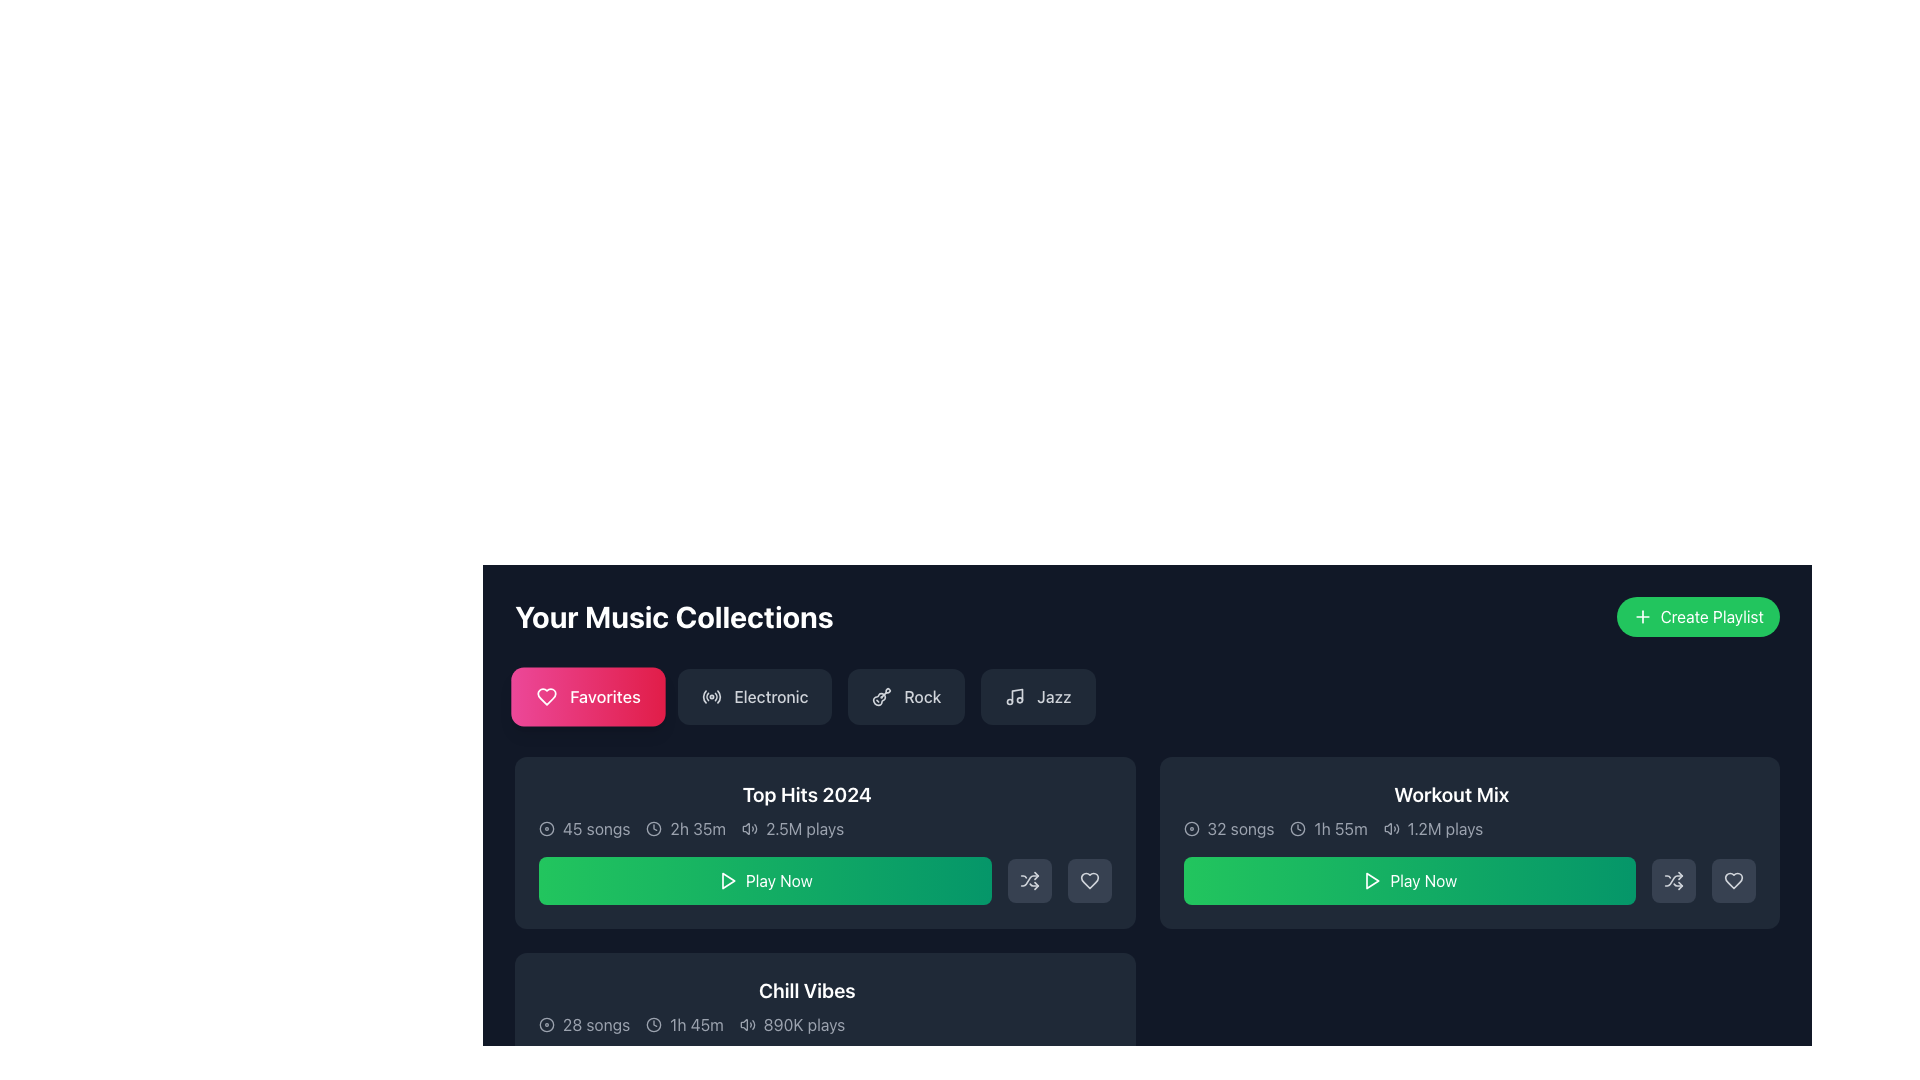 This screenshot has width=1920, height=1080. Describe the element at coordinates (905, 696) in the screenshot. I see `the button` at that location.